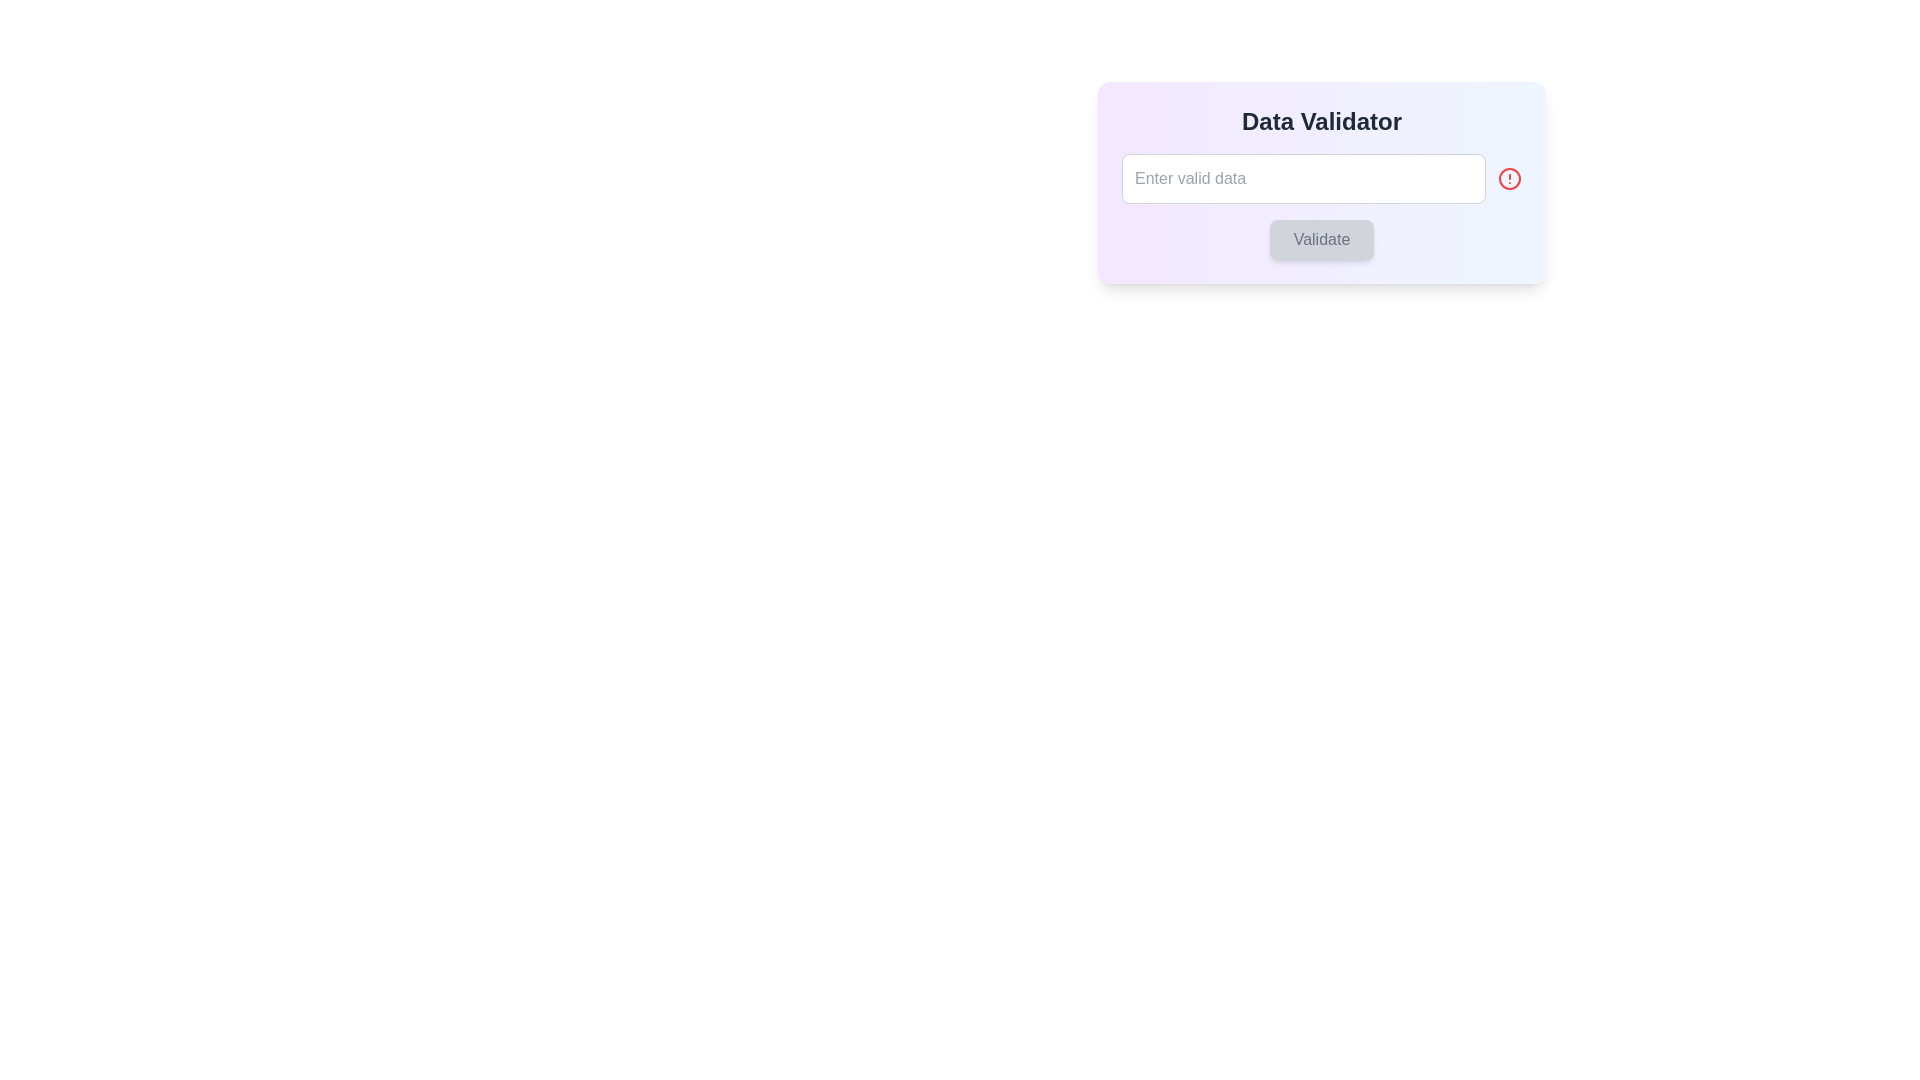 Image resolution: width=1920 pixels, height=1080 pixels. What do you see at coordinates (1321, 238) in the screenshot?
I see `the disabled validation button located at the lower portion of the 'Data Validator' card layout, which is grayed out and positioned below the text input field` at bounding box center [1321, 238].